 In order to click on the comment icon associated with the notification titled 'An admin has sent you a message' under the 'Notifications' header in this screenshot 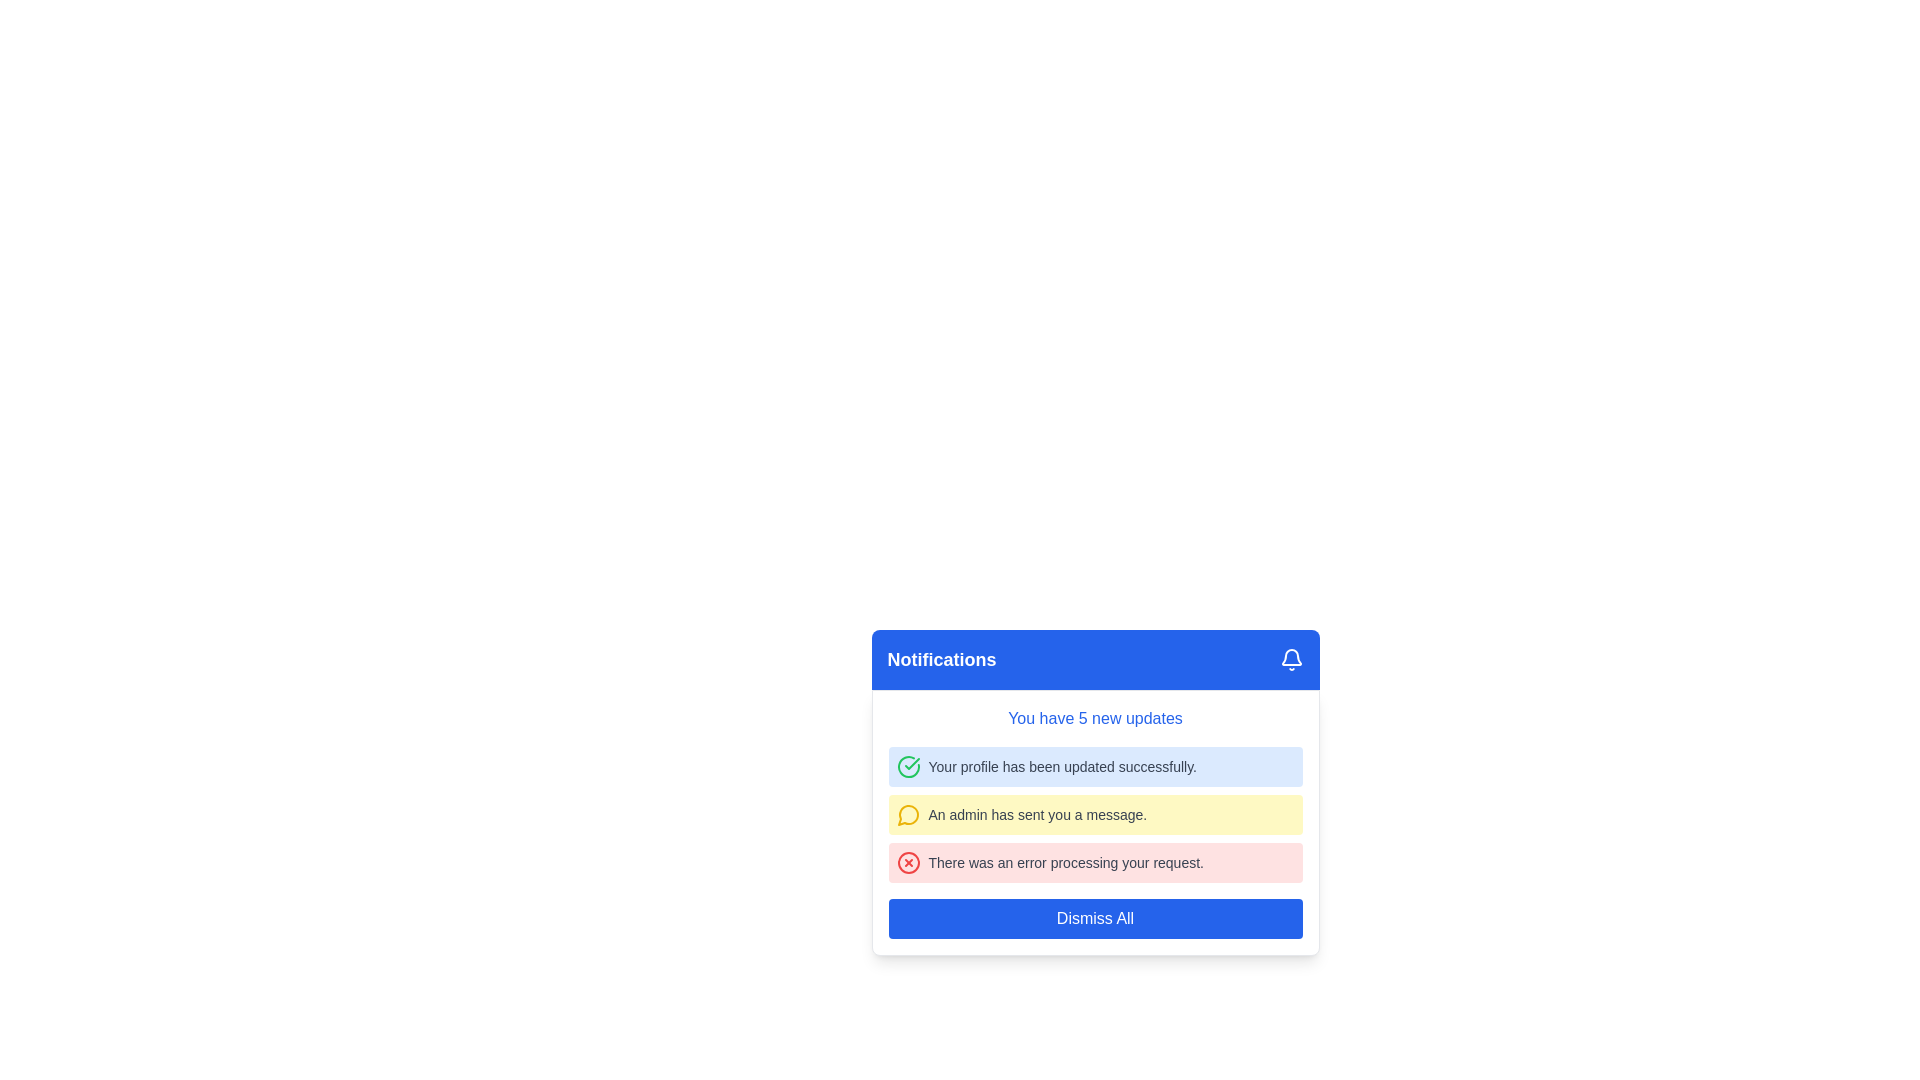, I will do `click(906, 814)`.